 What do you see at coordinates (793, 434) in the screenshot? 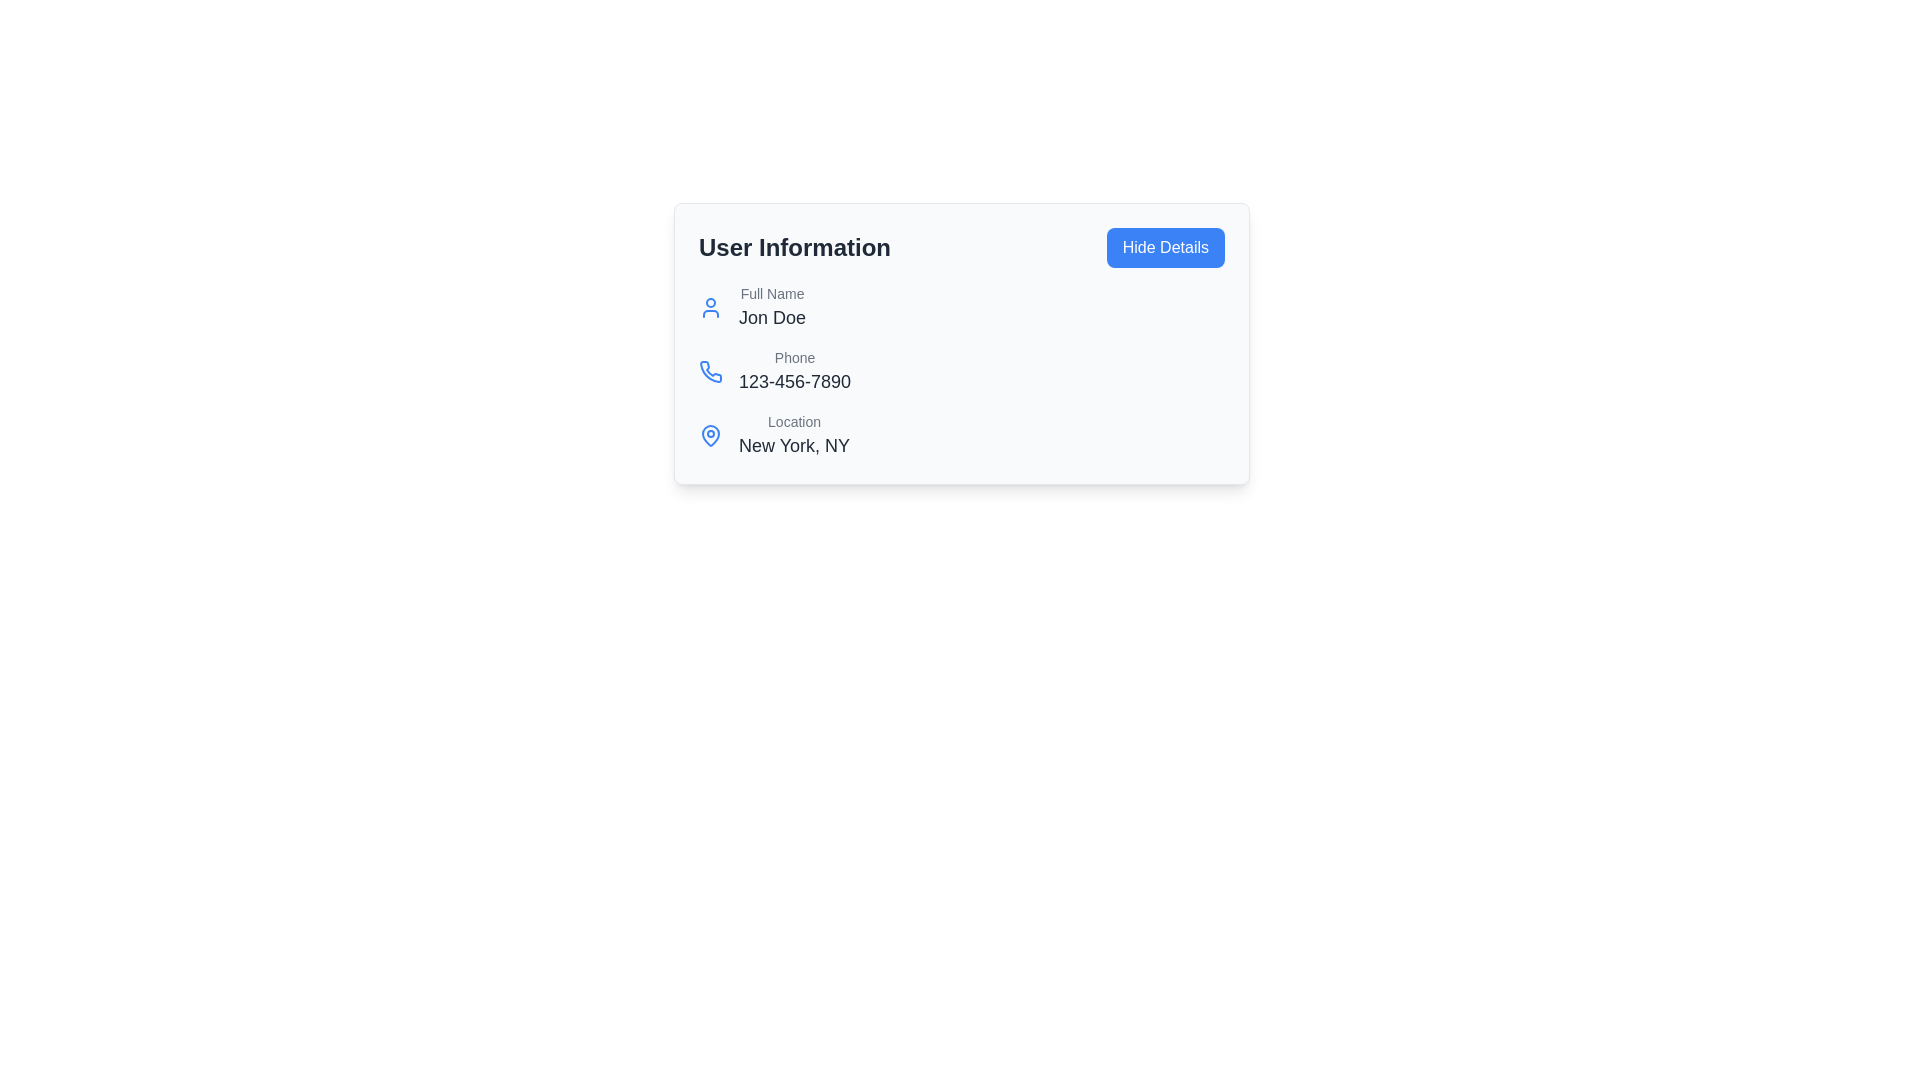
I see `location information displayed in the text display element located in the bottom row of the contact card interface, next to the location icon` at bounding box center [793, 434].